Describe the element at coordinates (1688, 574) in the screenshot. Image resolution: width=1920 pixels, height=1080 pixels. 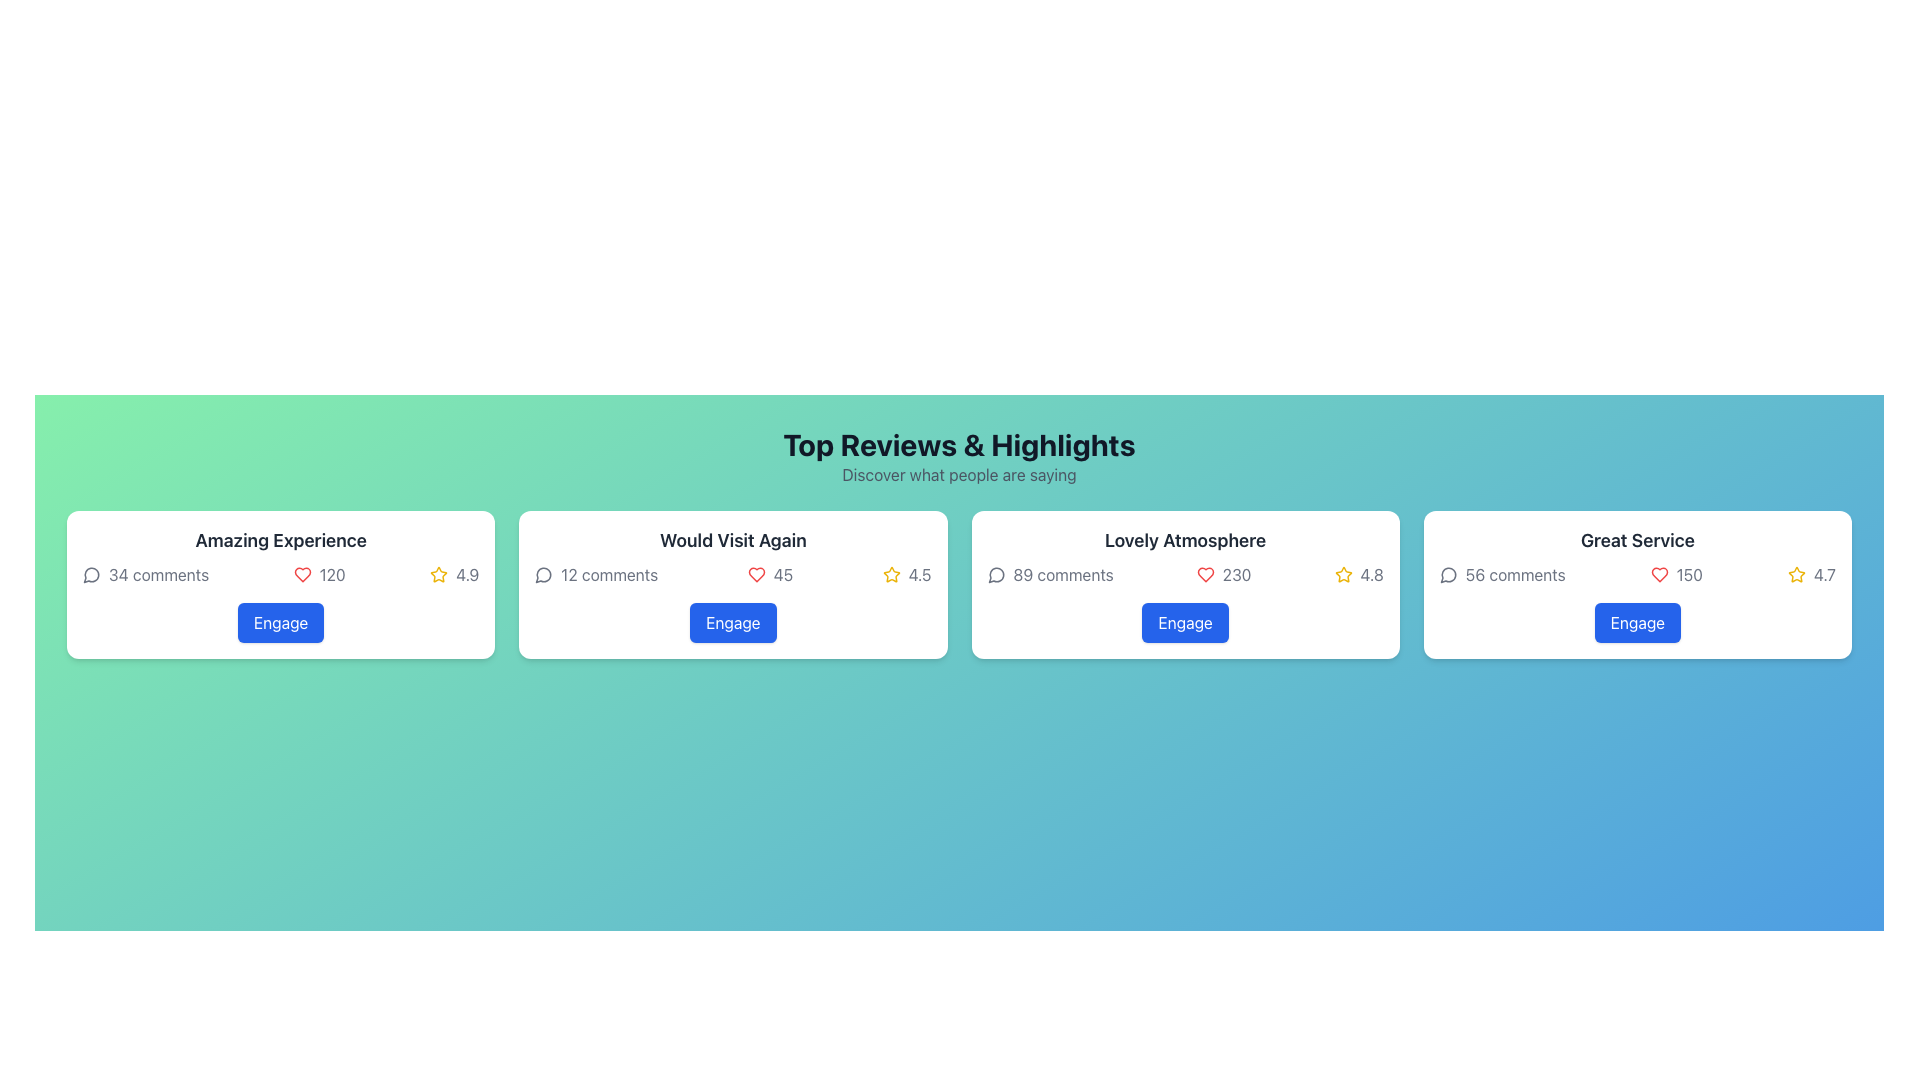
I see `the numeric label displaying the number '150' in gray font style, located in the bottom-right section of the interface inside the 'Great Service' card` at that location.